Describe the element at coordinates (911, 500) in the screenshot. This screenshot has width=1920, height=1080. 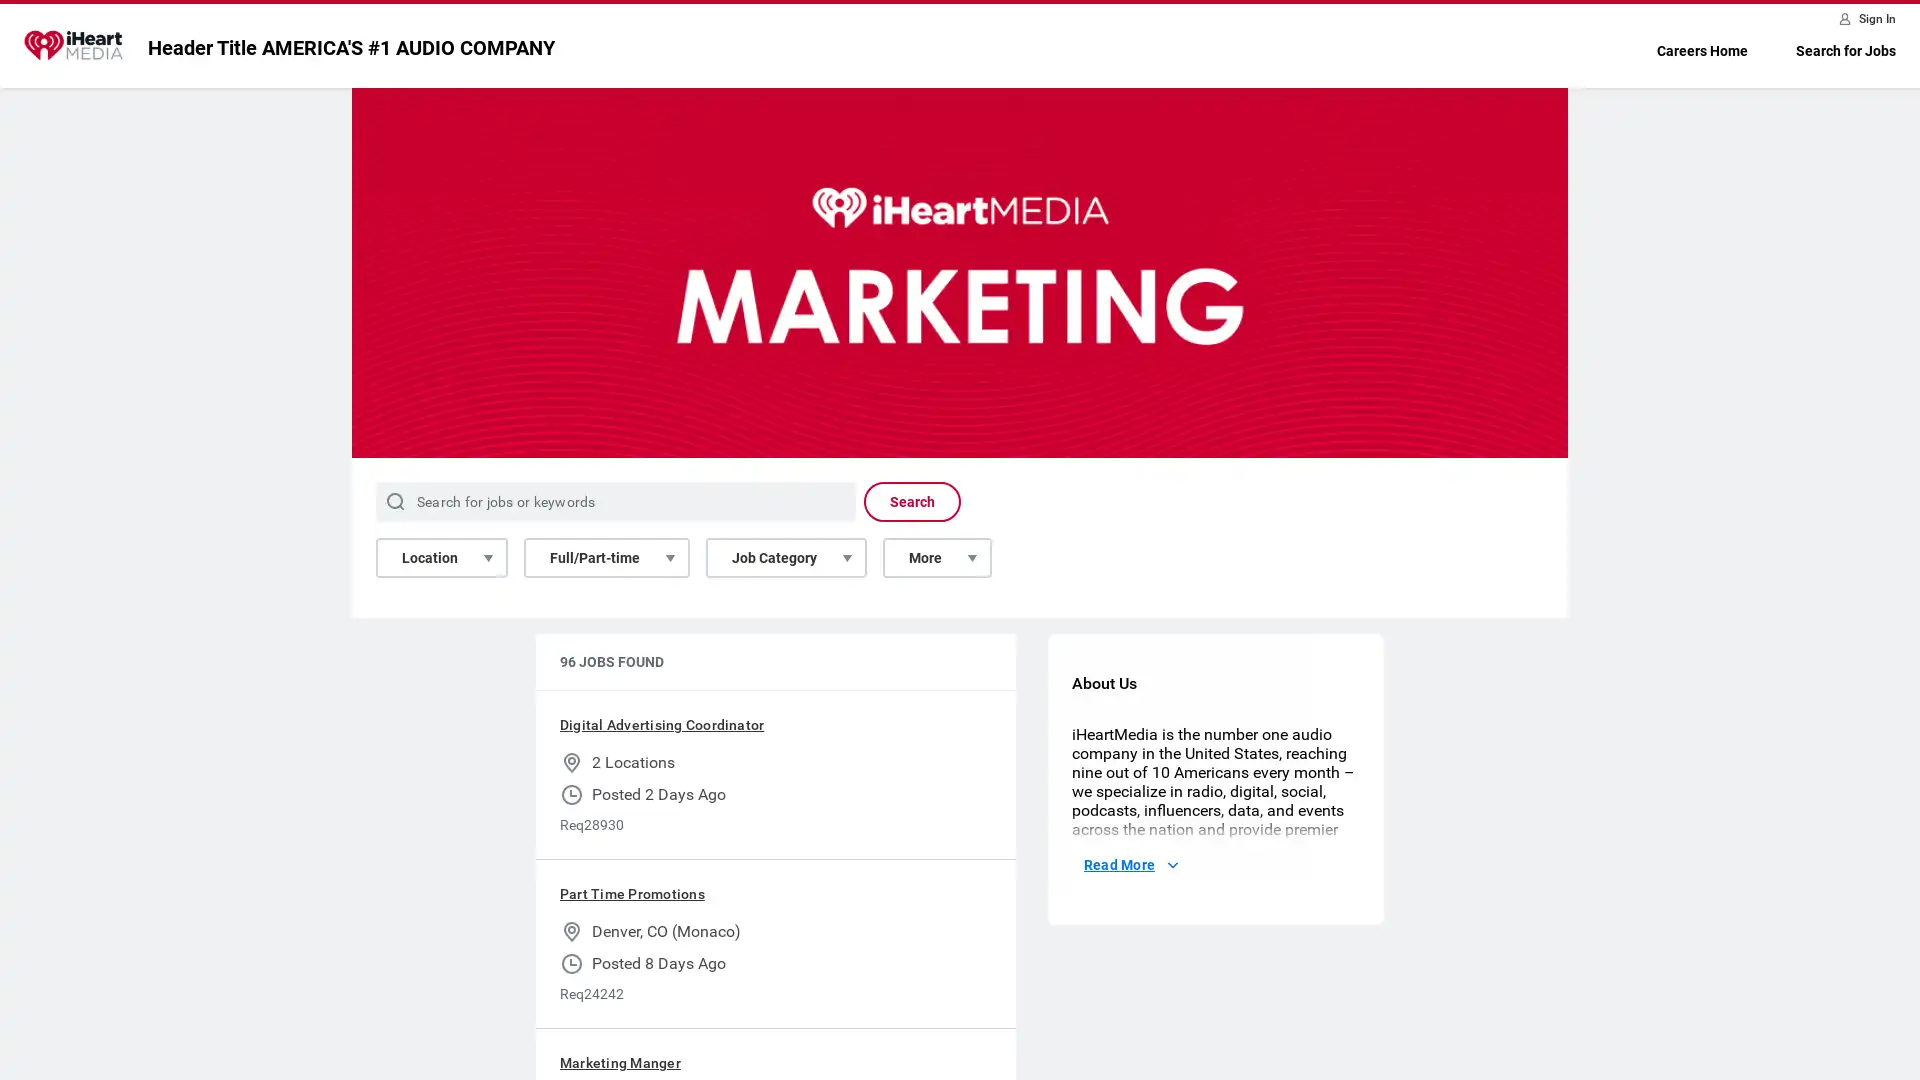
I see `Search` at that location.